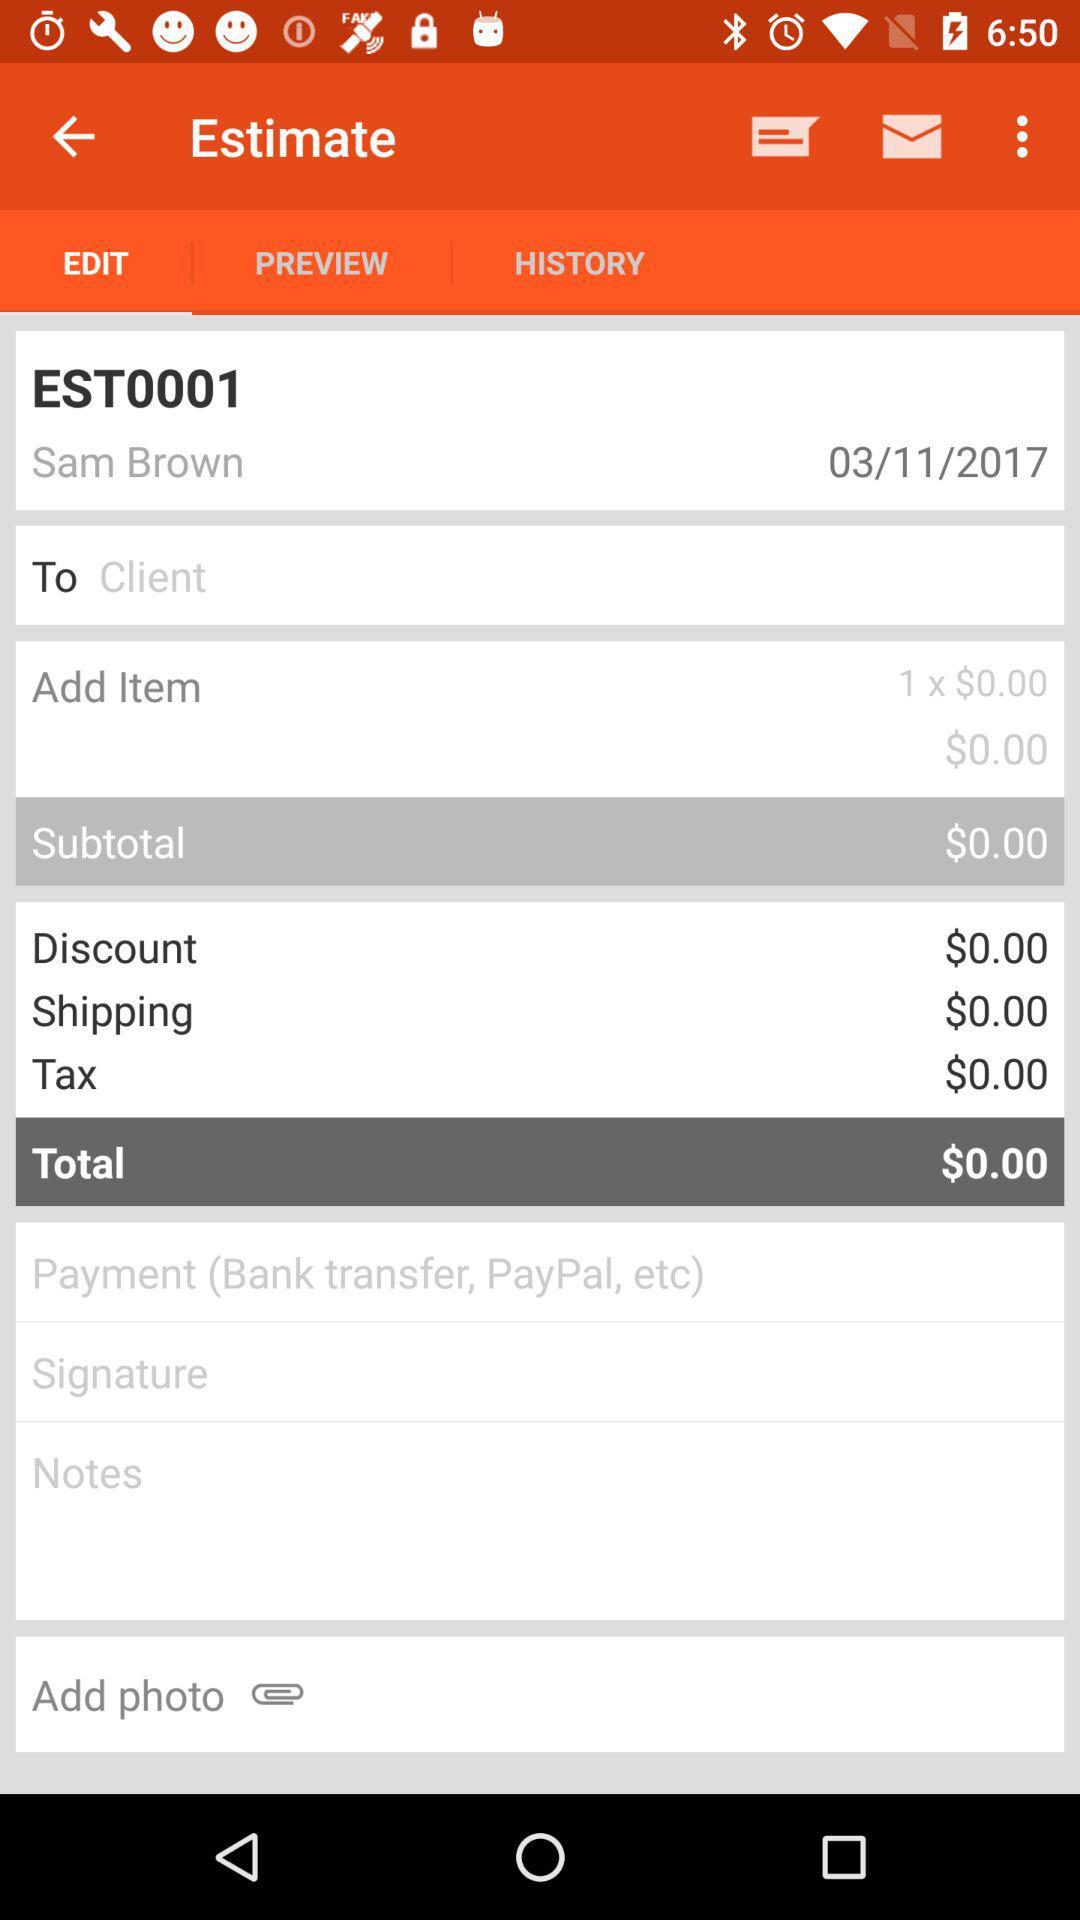  Describe the element at coordinates (579, 261) in the screenshot. I see `the item to the right of the preview icon` at that location.